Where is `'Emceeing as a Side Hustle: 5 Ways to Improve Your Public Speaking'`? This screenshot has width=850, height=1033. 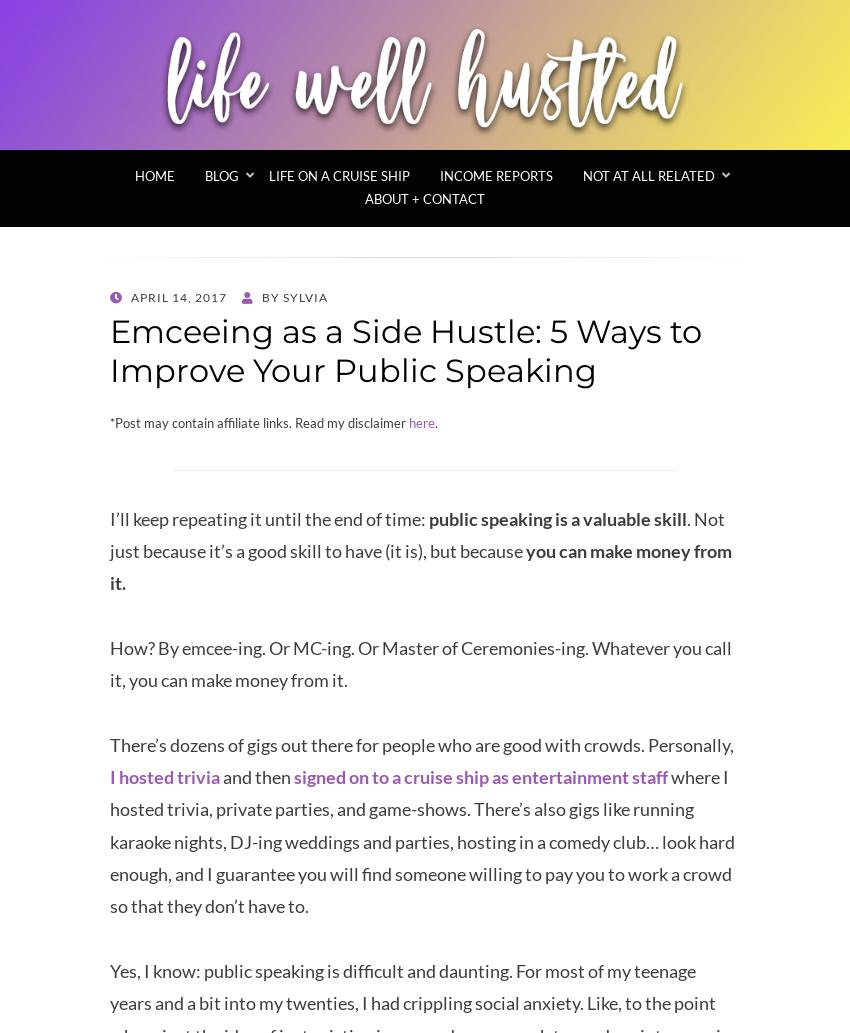 'Emceeing as a Side Hustle: 5 Ways to Improve Your Public Speaking' is located at coordinates (405, 350).